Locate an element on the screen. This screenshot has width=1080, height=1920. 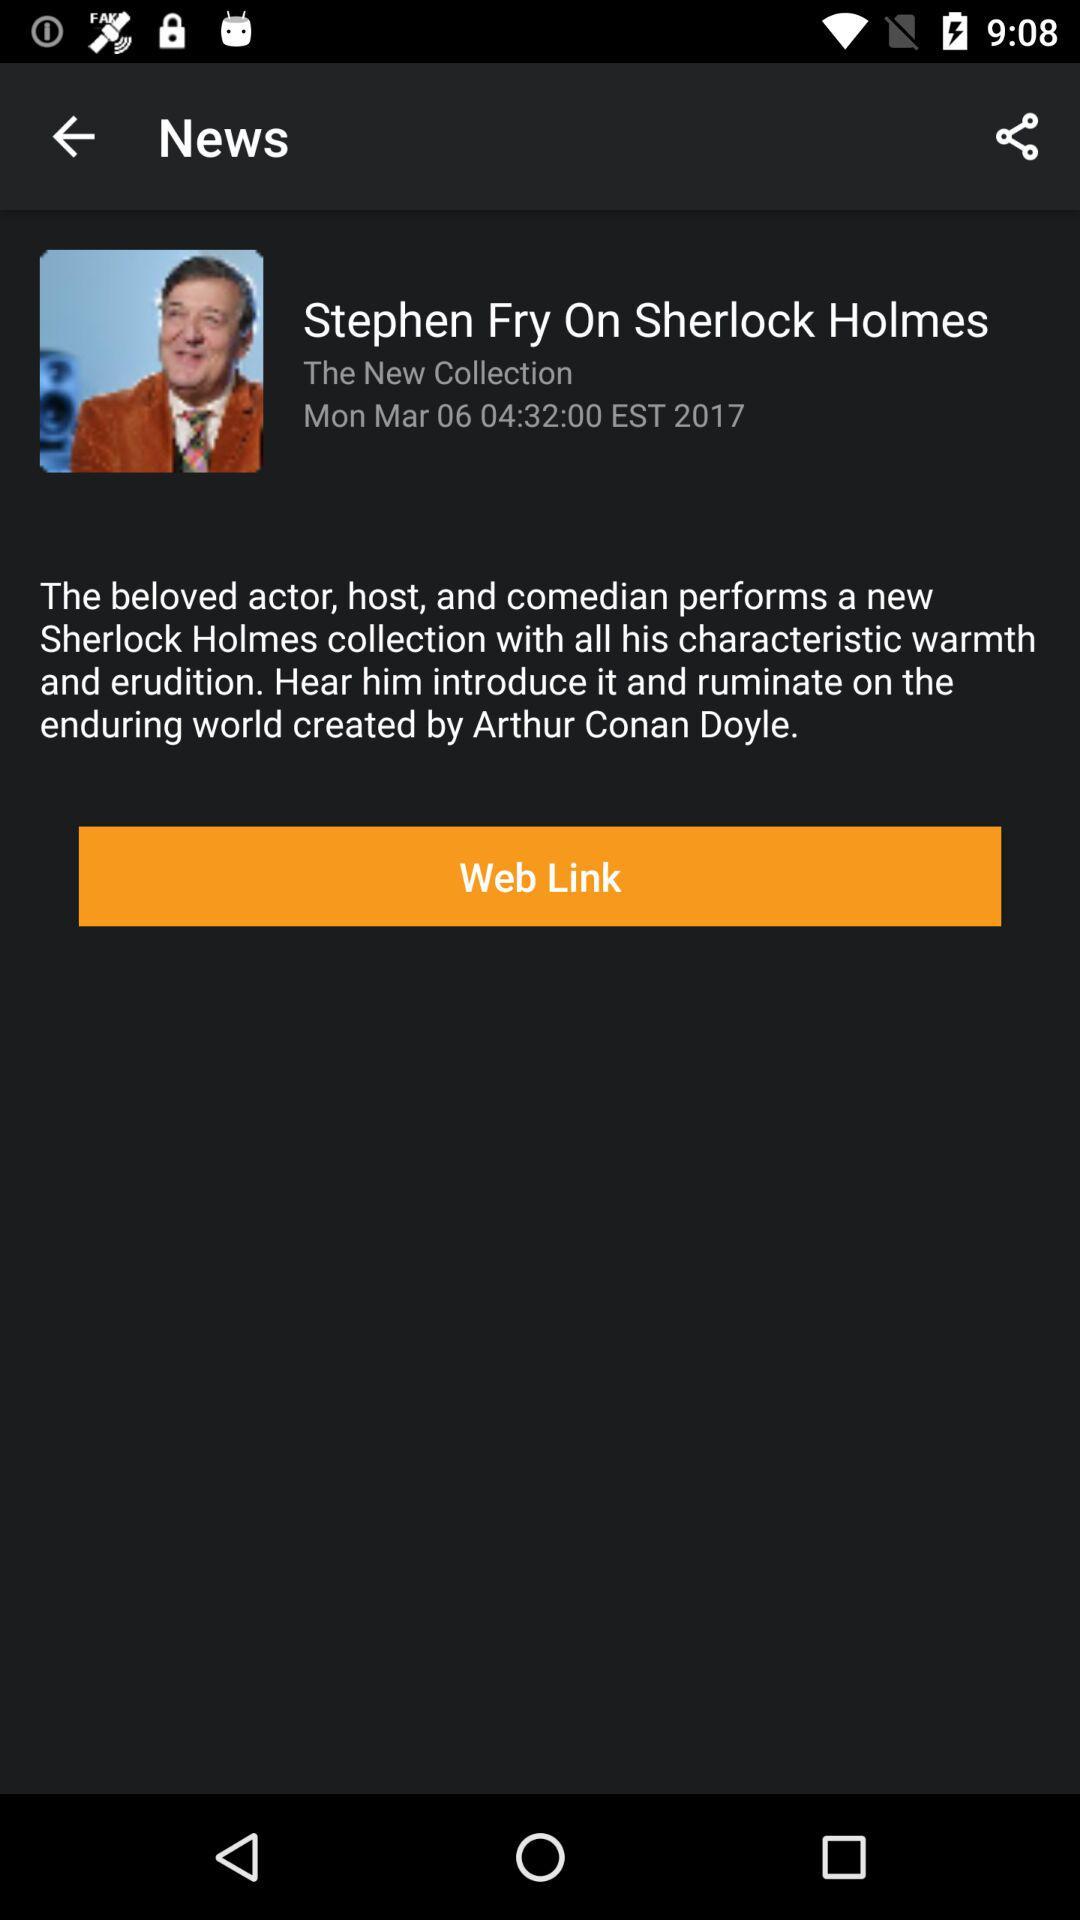
icon next to news is located at coordinates (72, 135).